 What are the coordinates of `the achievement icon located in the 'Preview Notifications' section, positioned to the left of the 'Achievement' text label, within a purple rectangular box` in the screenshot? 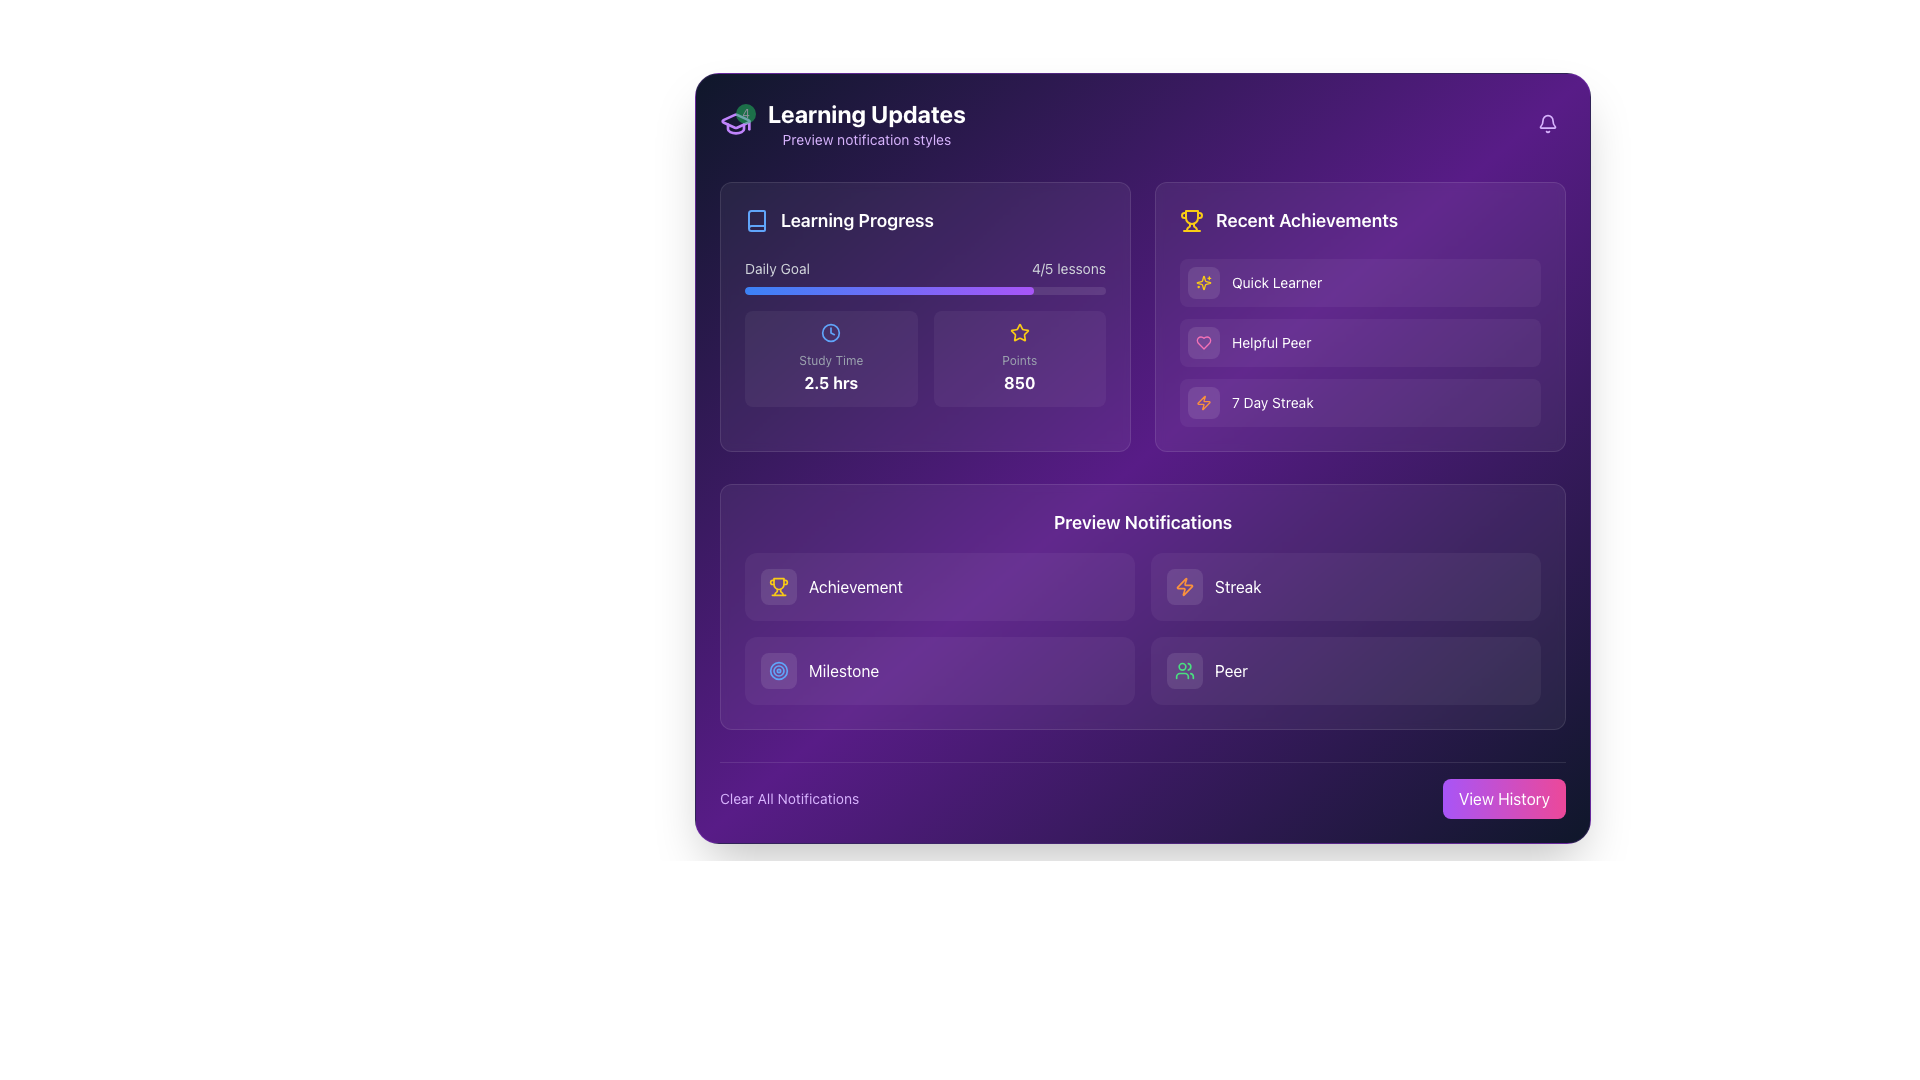 It's located at (777, 583).